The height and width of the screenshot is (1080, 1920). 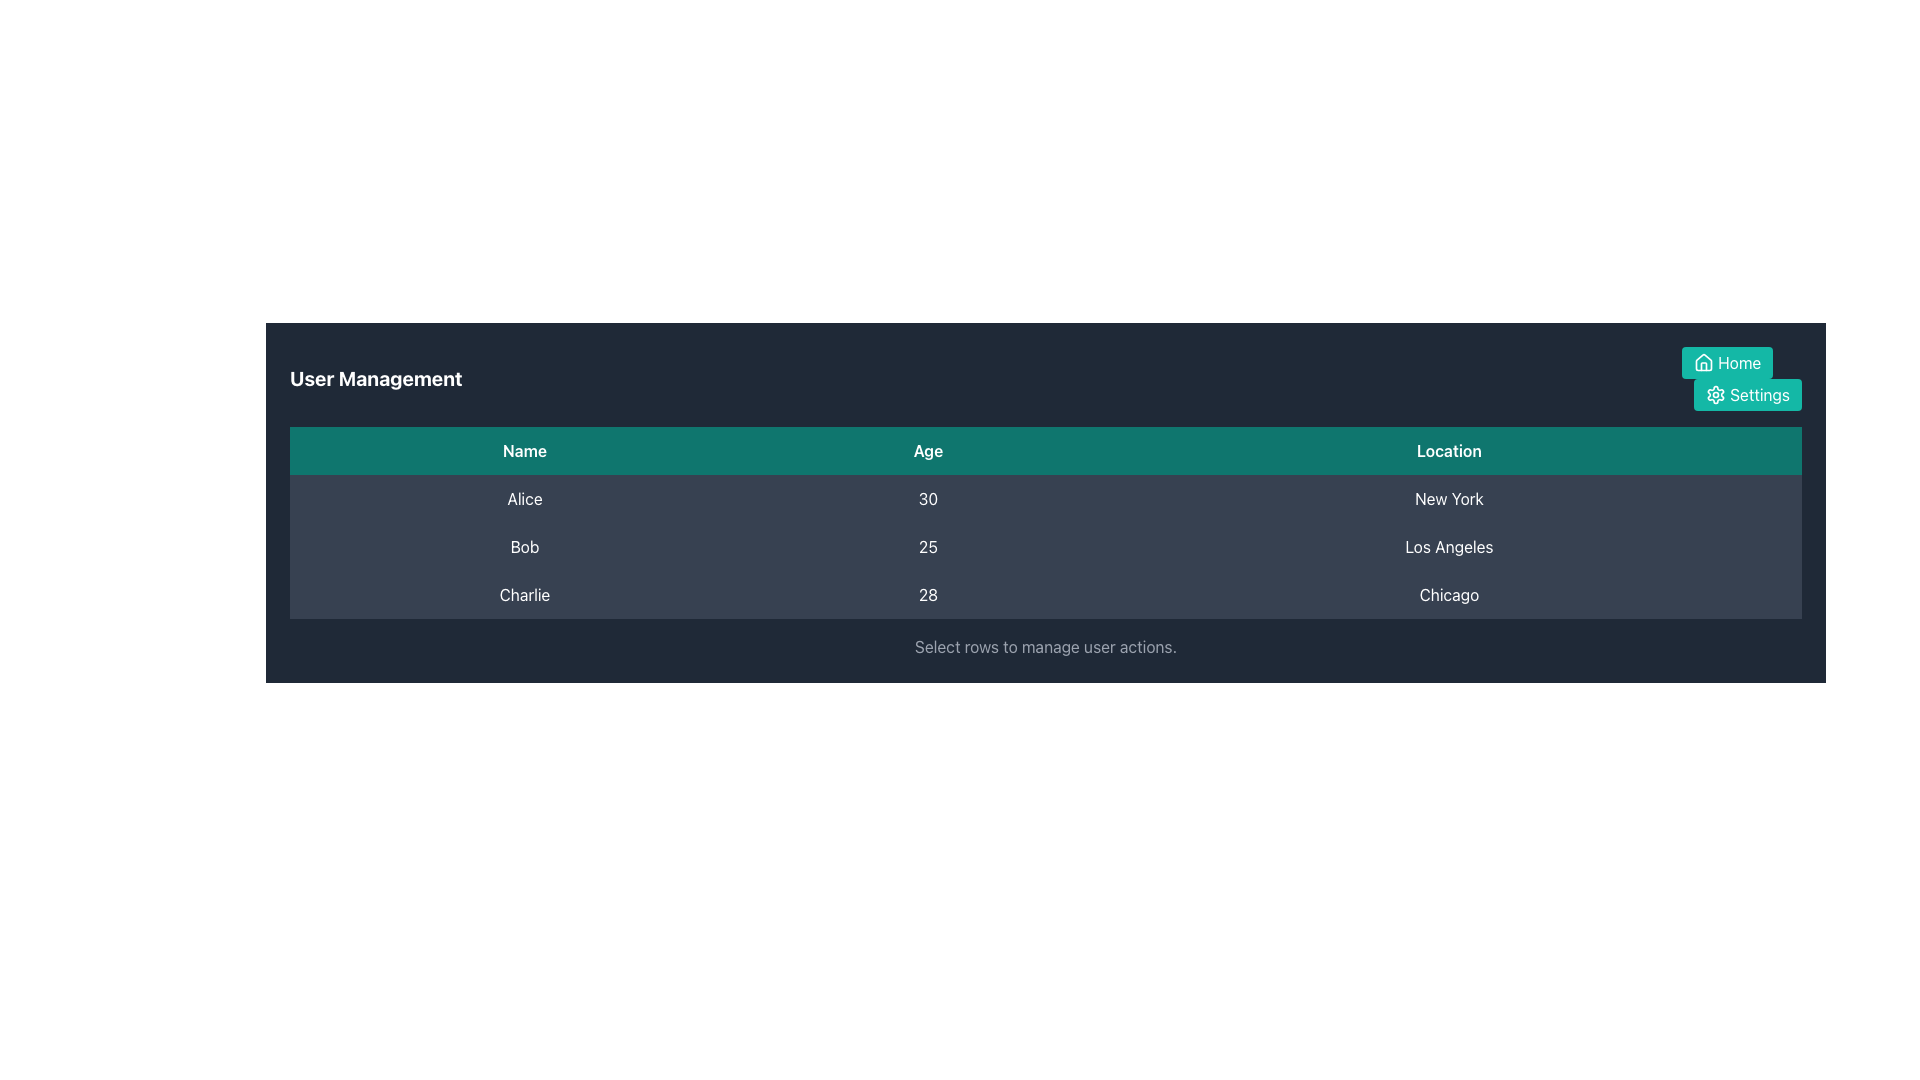 What do you see at coordinates (927, 593) in the screenshot?
I see `the informational text label displaying the age of 'Charlie' in the table, located in the third column under the 'Age' header` at bounding box center [927, 593].